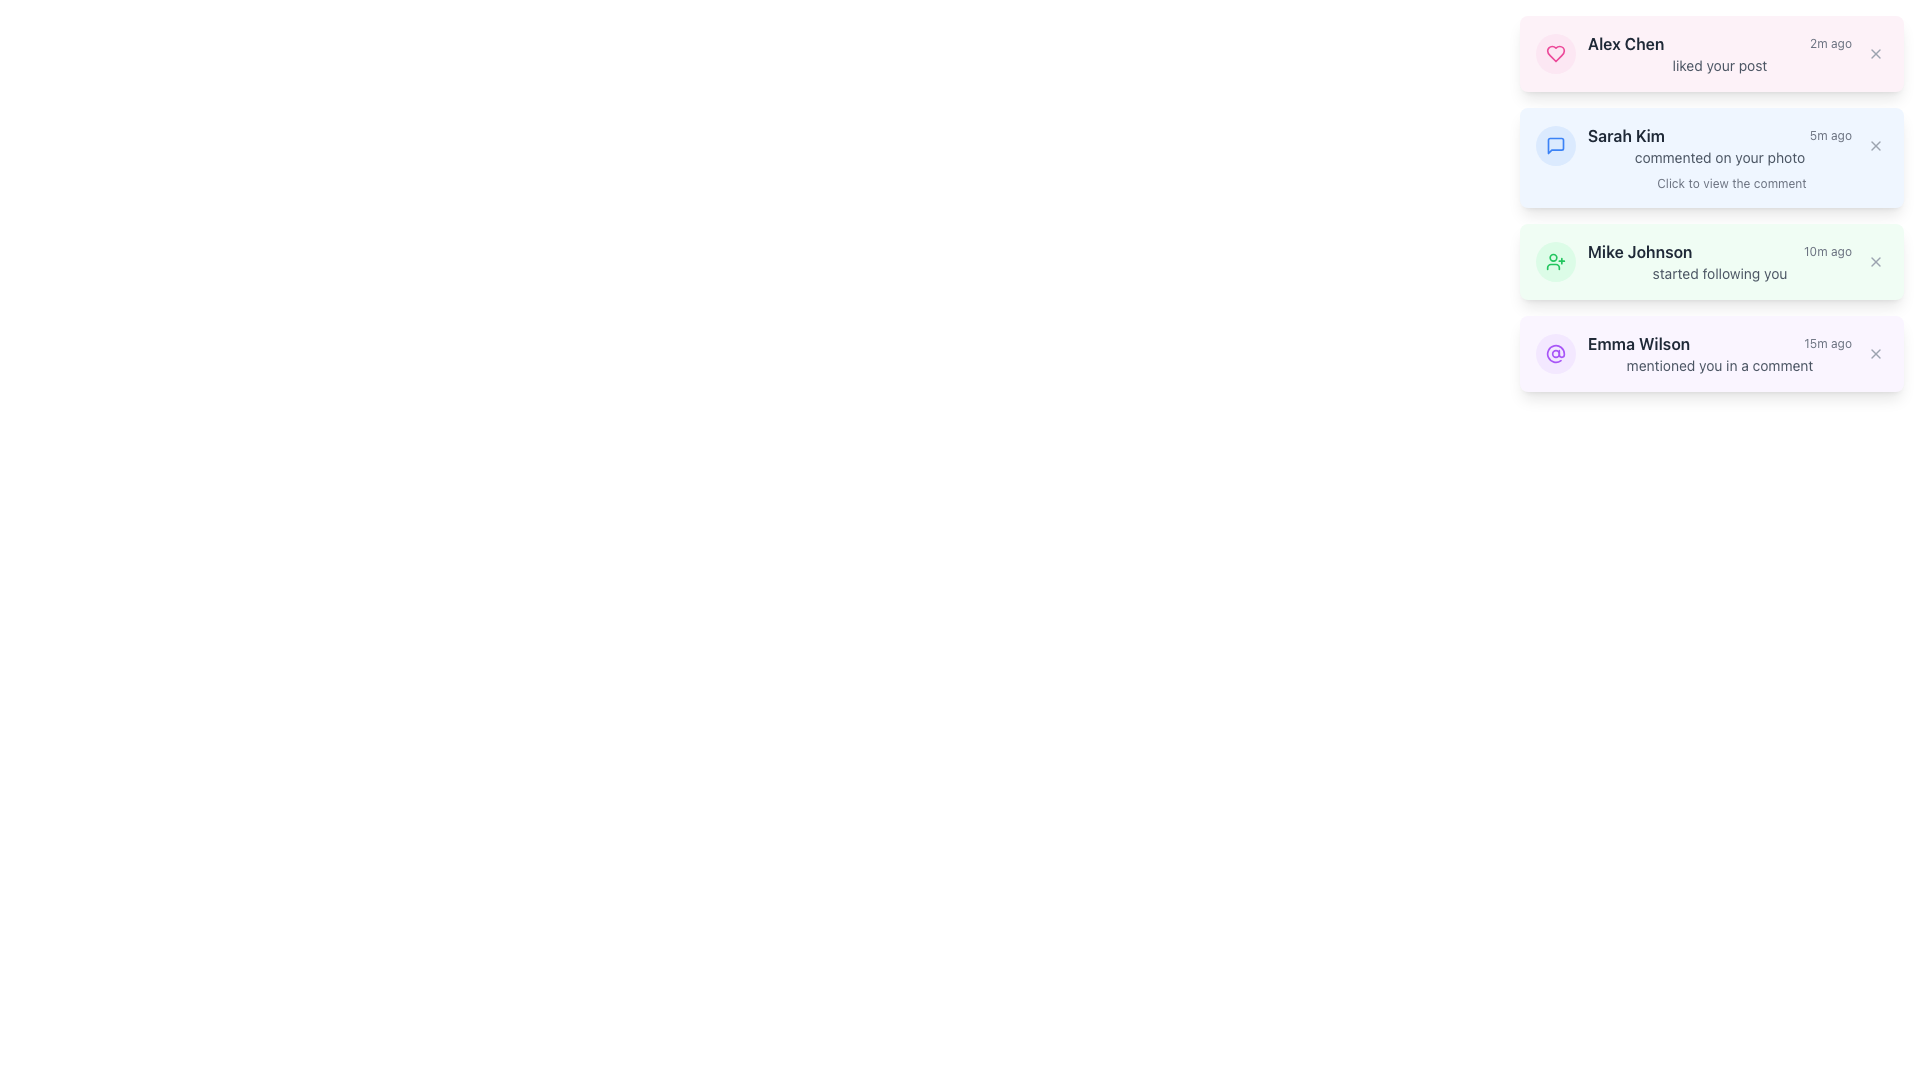  What do you see at coordinates (1828, 250) in the screenshot?
I see `the small text label that reads '10m ago', which is positioned to the right of 'Mike Johnson' within a notification card` at bounding box center [1828, 250].